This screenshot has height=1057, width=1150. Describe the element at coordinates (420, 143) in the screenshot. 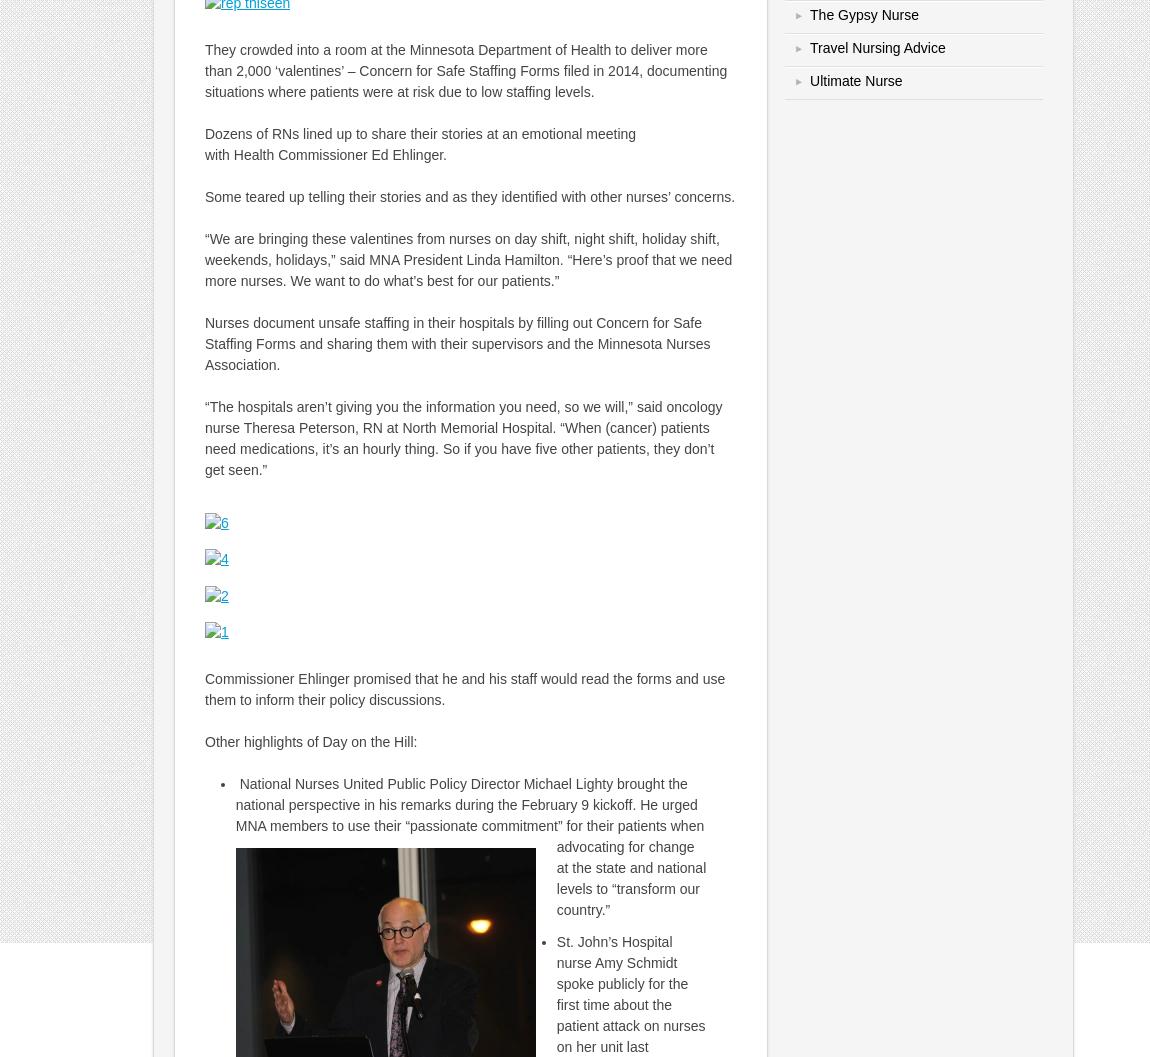

I see `'Dozens of RNs lined up to share their stories at an emotional meeting with Health Commissioner Ed Ehlinger.'` at that location.